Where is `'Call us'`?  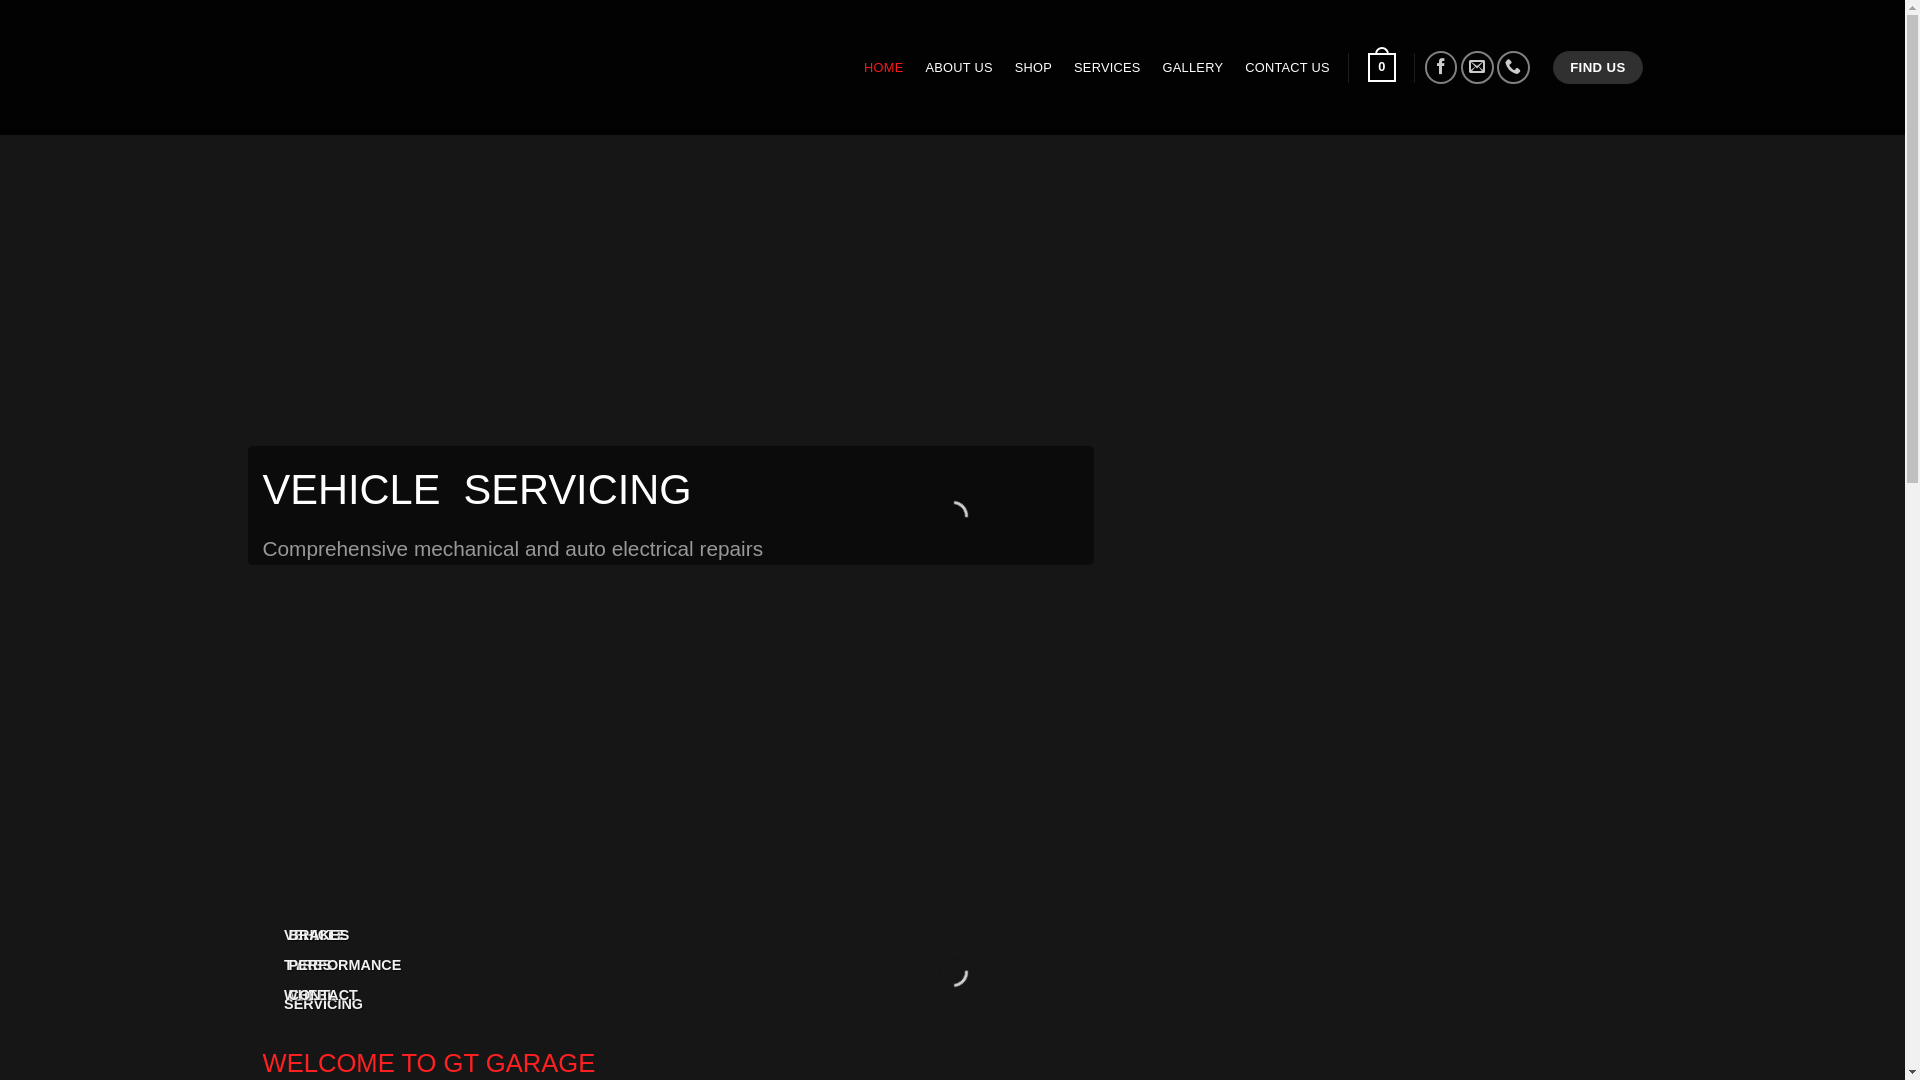 'Call us' is located at coordinates (1513, 66).